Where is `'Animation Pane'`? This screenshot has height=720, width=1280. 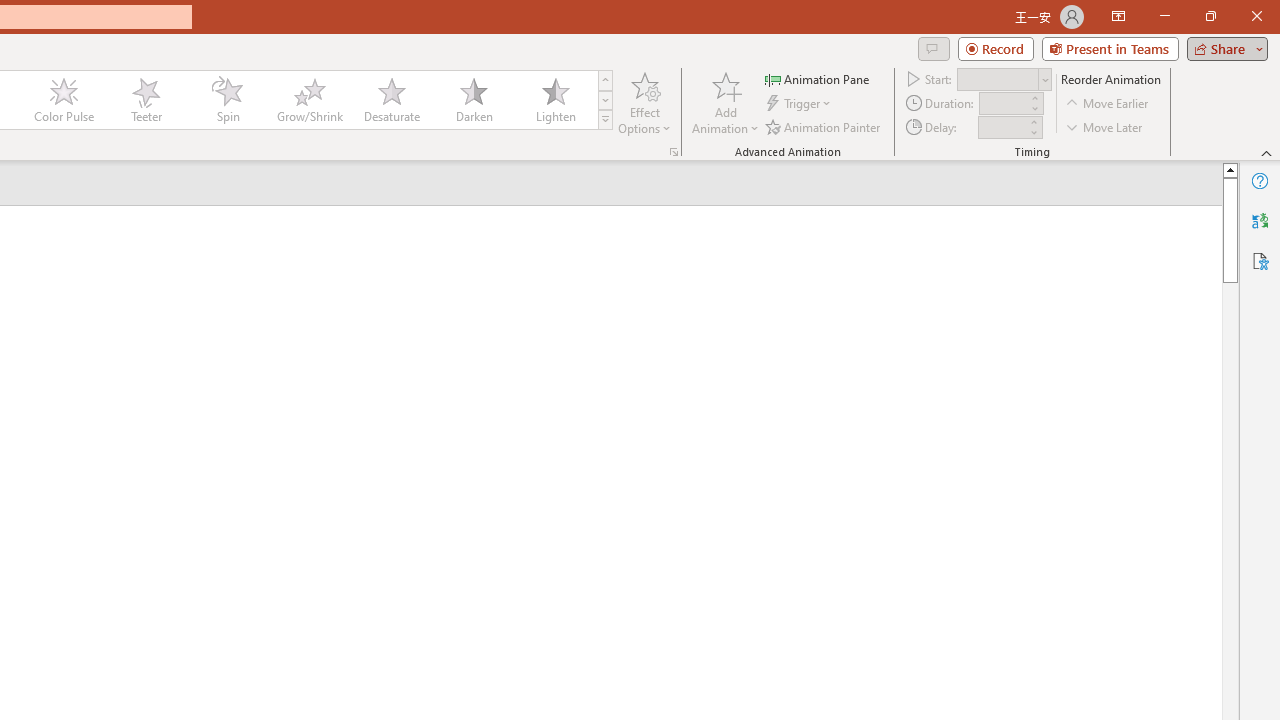
'Animation Pane' is located at coordinates (818, 78).